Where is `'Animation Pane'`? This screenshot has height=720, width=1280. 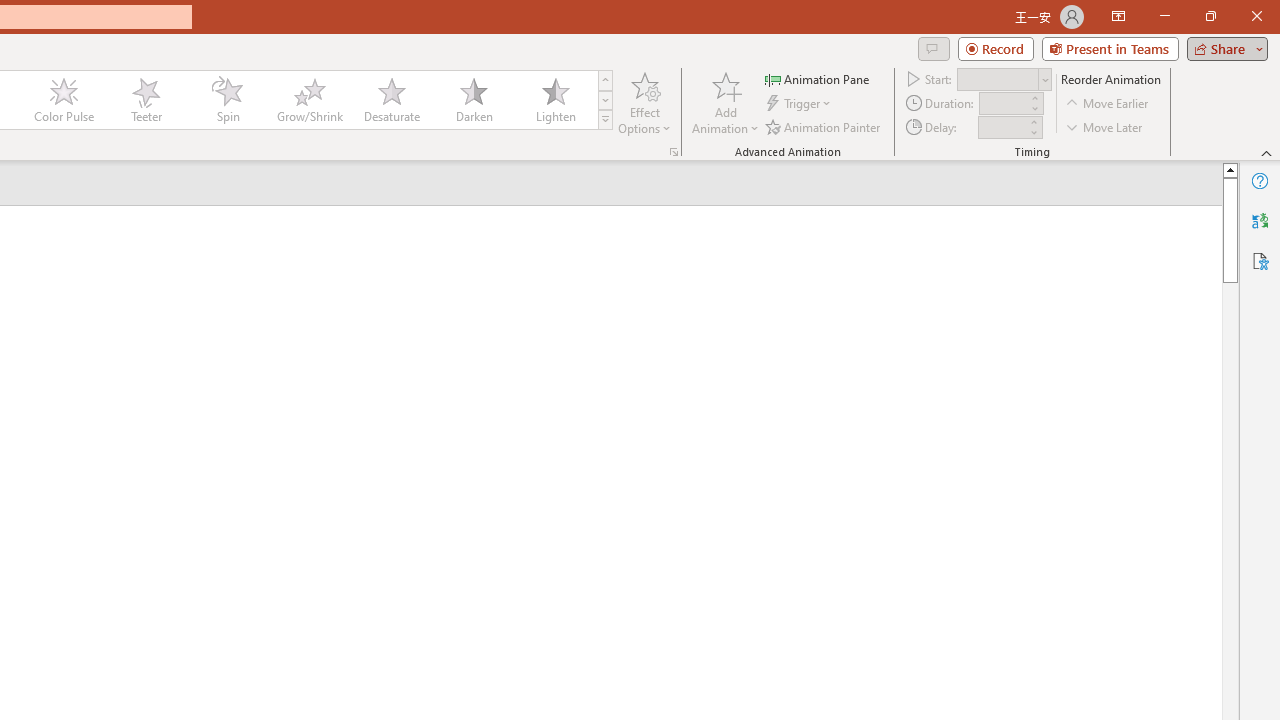
'Animation Pane' is located at coordinates (818, 78).